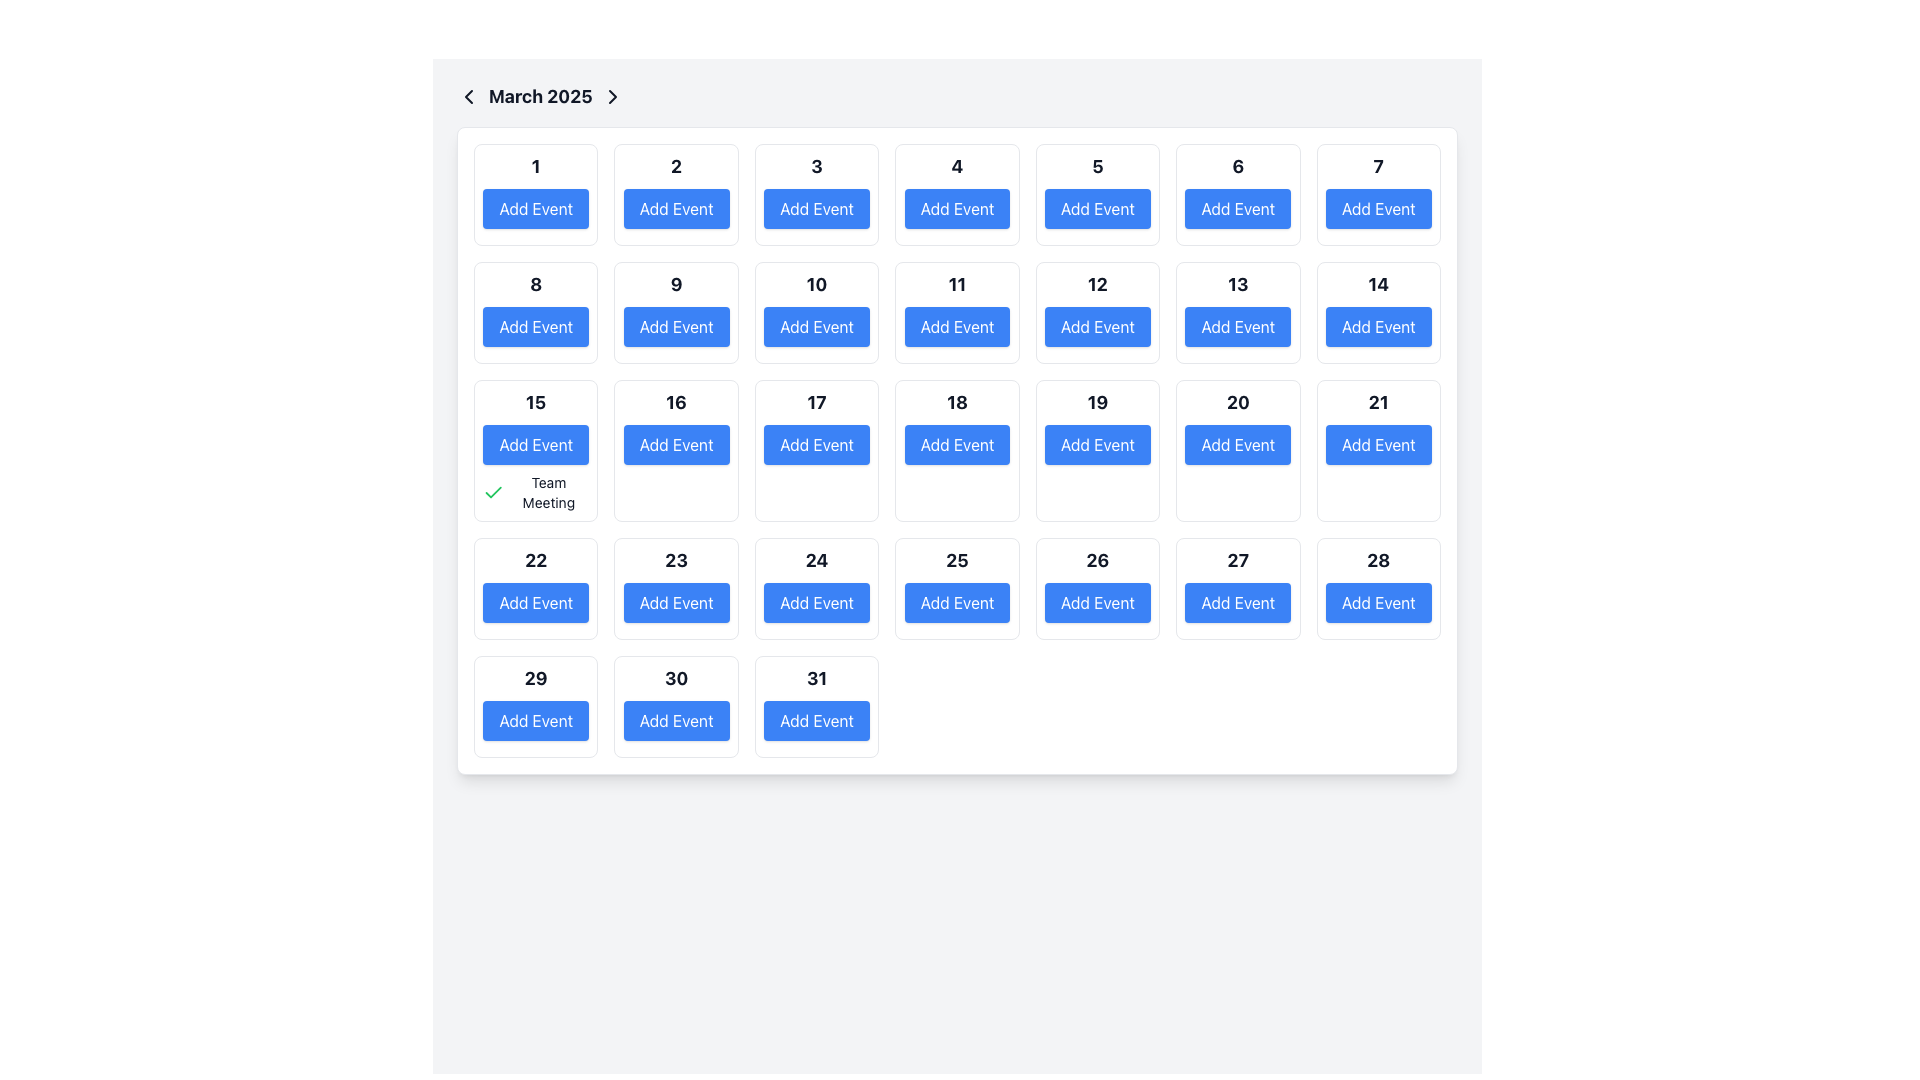  Describe the element at coordinates (1237, 451) in the screenshot. I see `the 'Add Event' button located in the calendar day box for March 20th, 2025, which is styled with rounded corners and contains the number '20'` at that location.